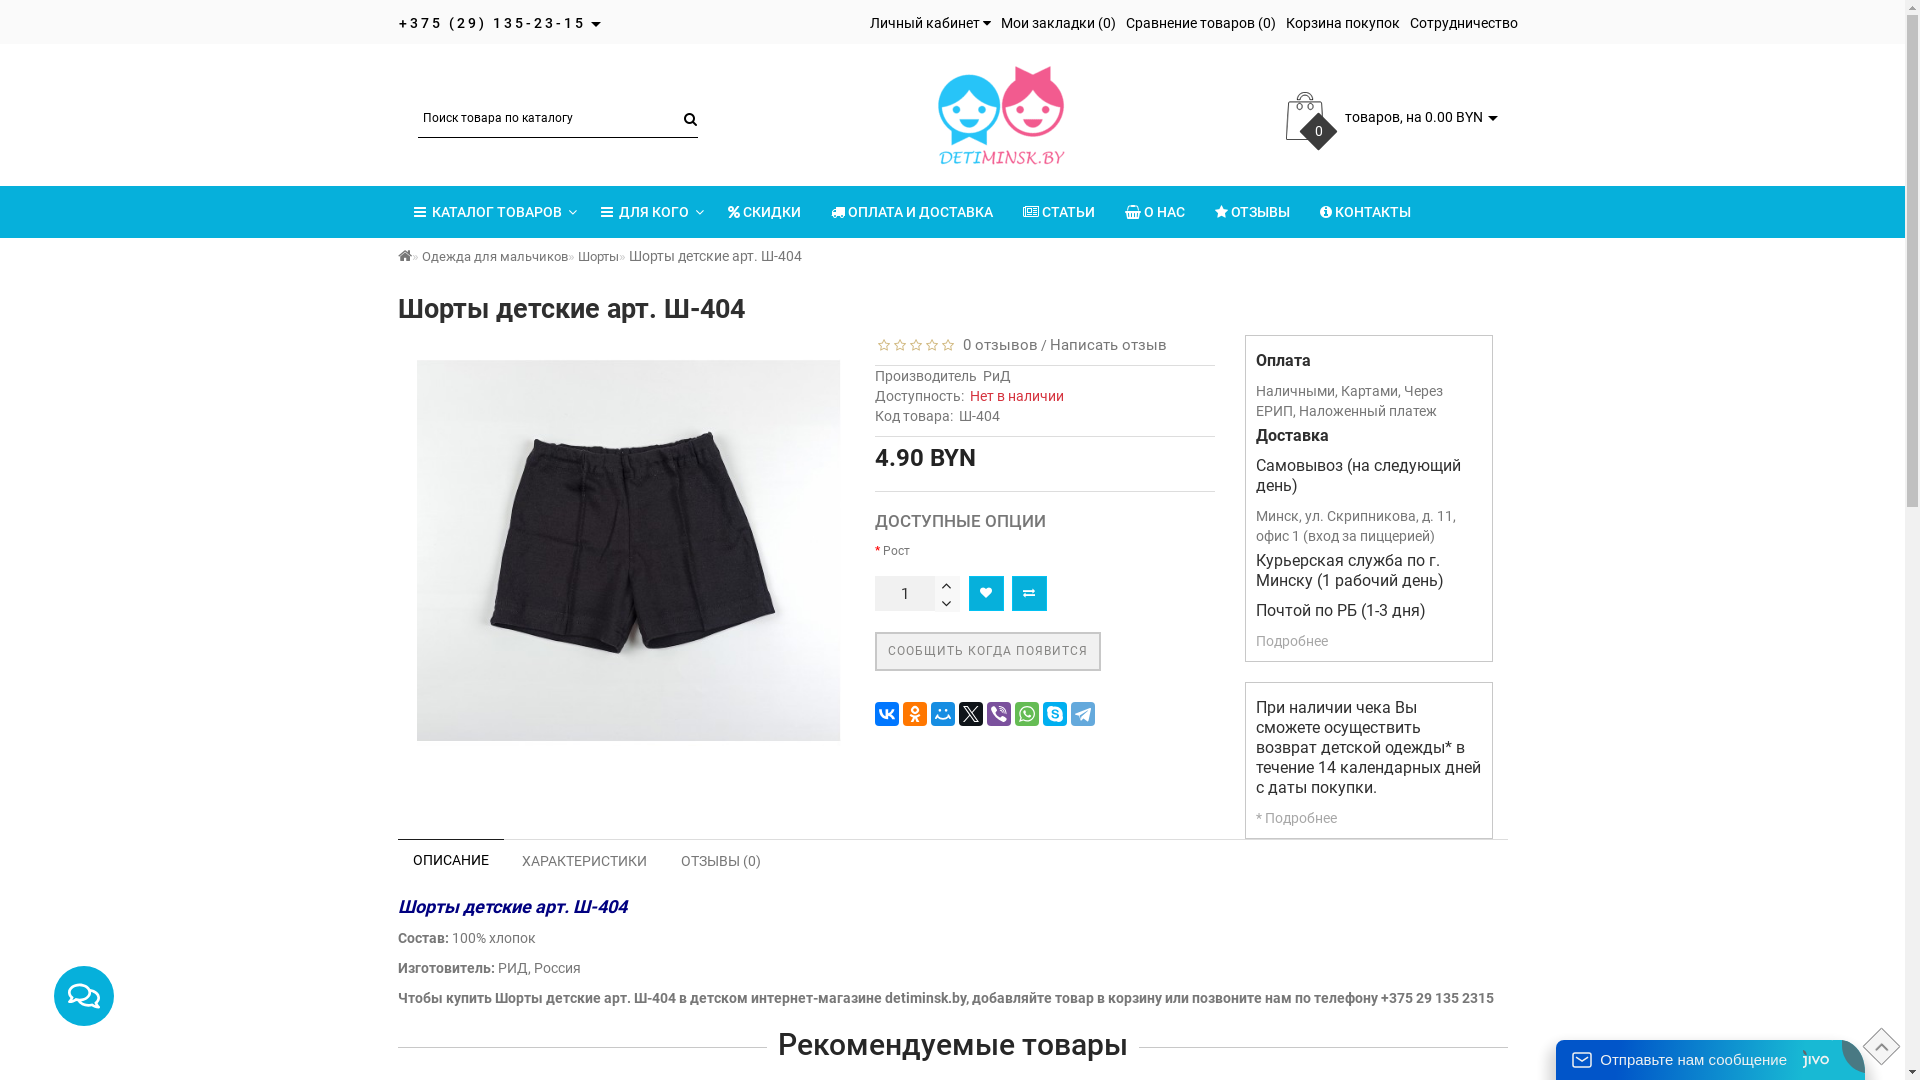 This screenshot has height=1080, width=1920. I want to click on 'Twitter', so click(970, 712).